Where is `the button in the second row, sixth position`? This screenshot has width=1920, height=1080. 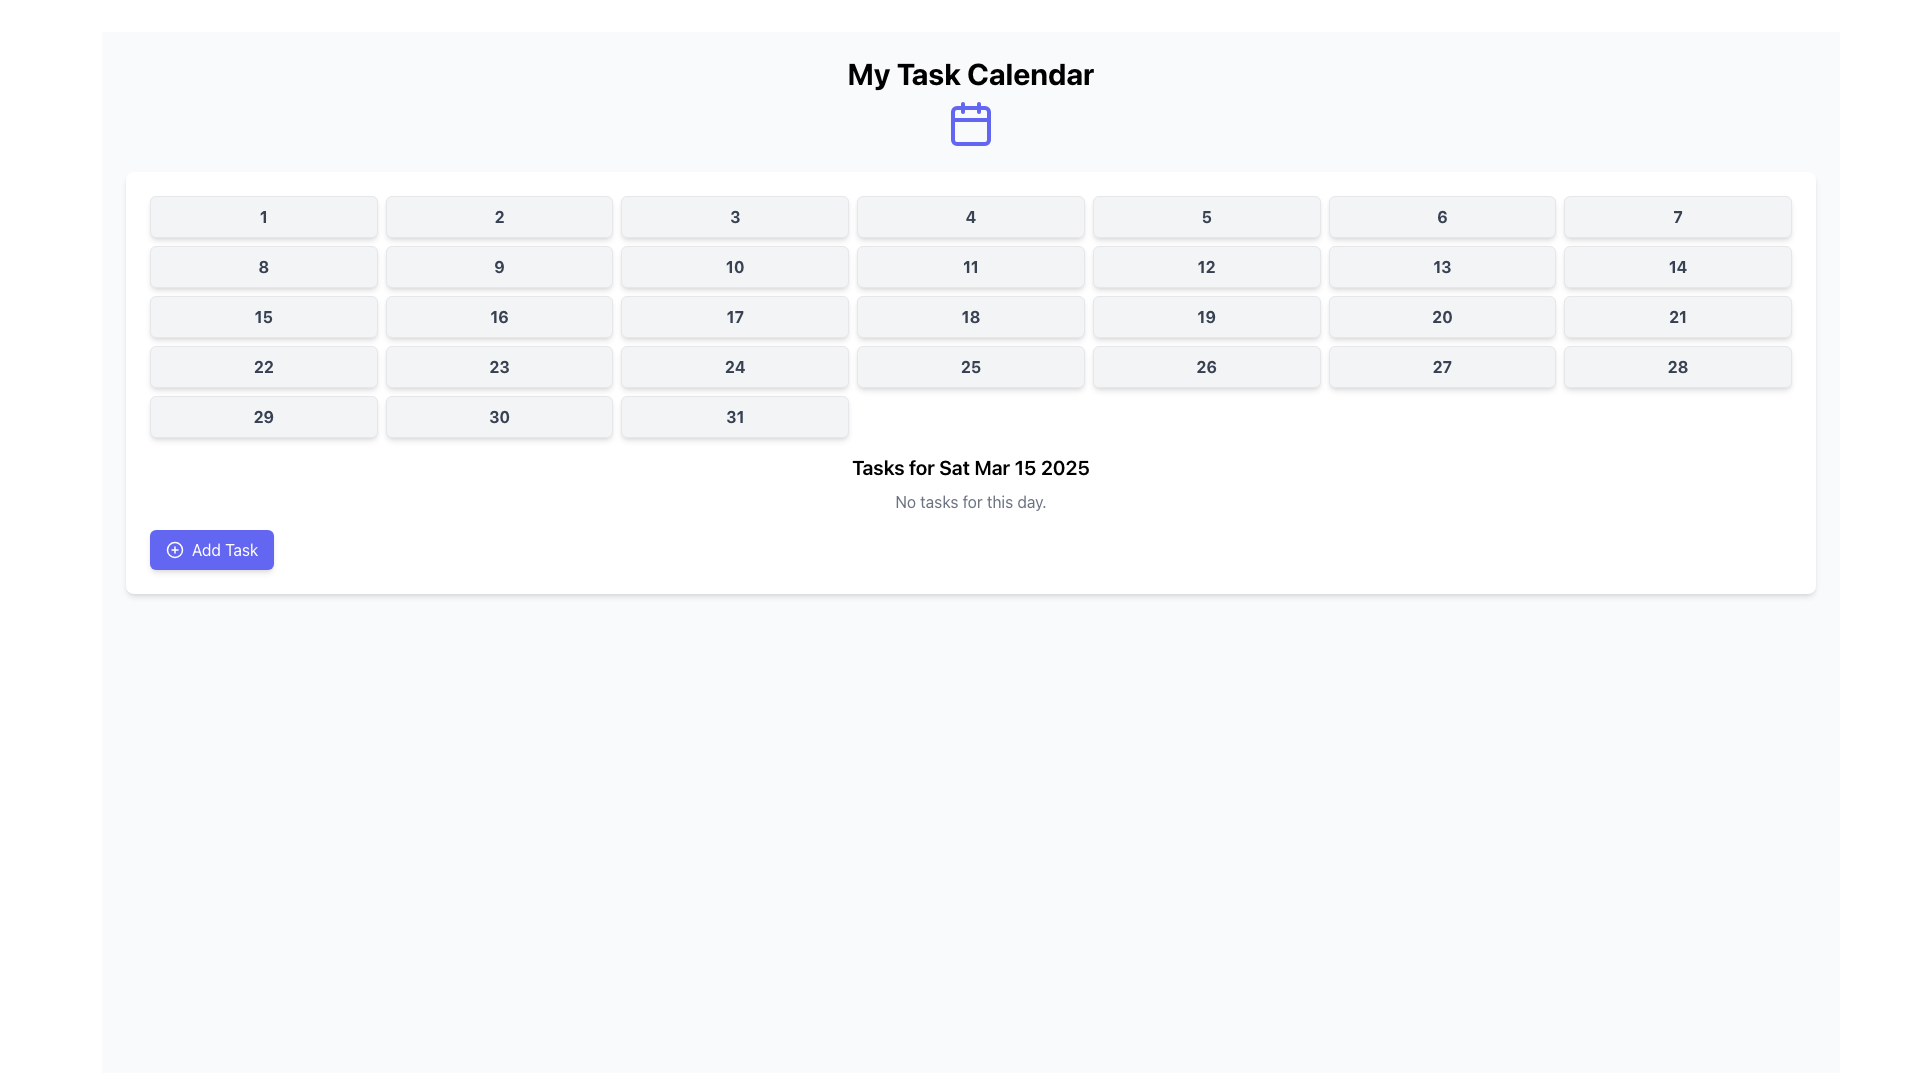
the button in the second row, sixth position is located at coordinates (1205, 265).